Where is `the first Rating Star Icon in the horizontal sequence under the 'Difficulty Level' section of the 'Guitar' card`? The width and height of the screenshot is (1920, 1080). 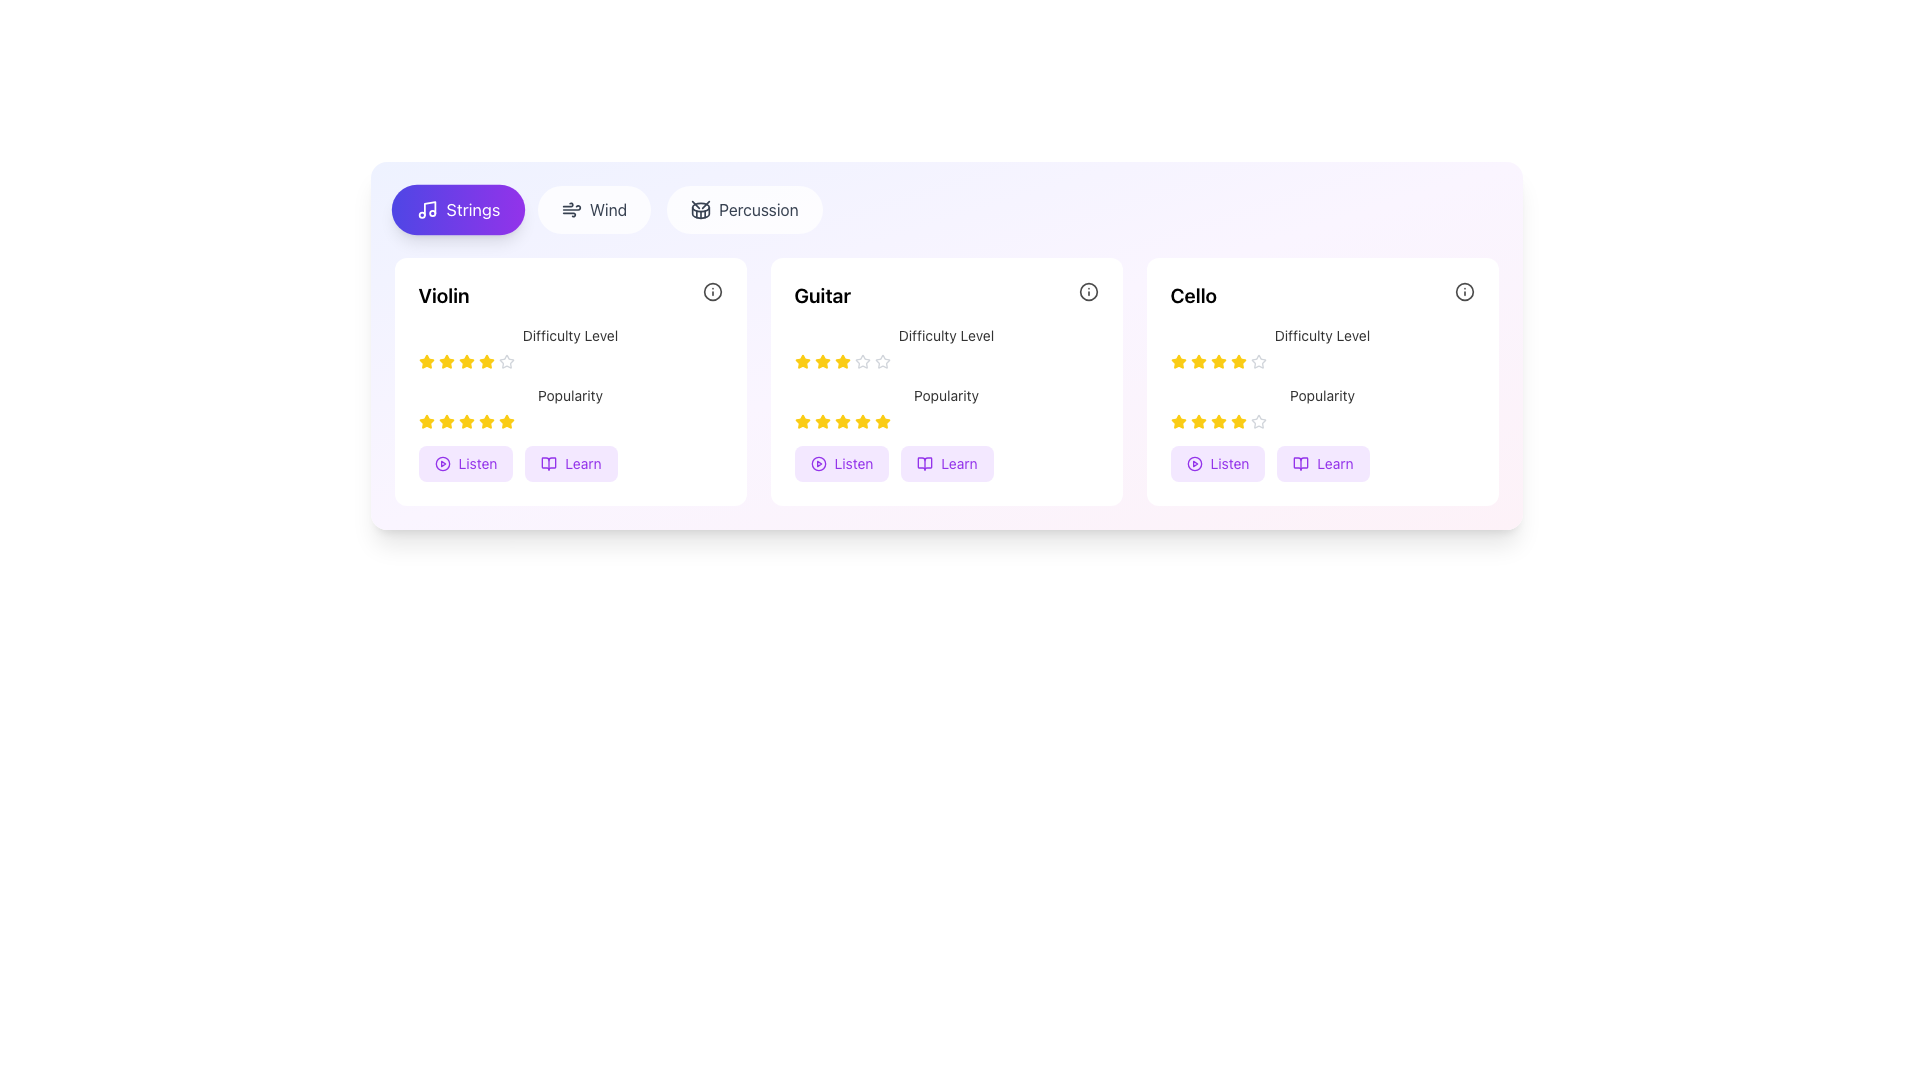 the first Rating Star Icon in the horizontal sequence under the 'Difficulty Level' section of the 'Guitar' card is located at coordinates (822, 361).